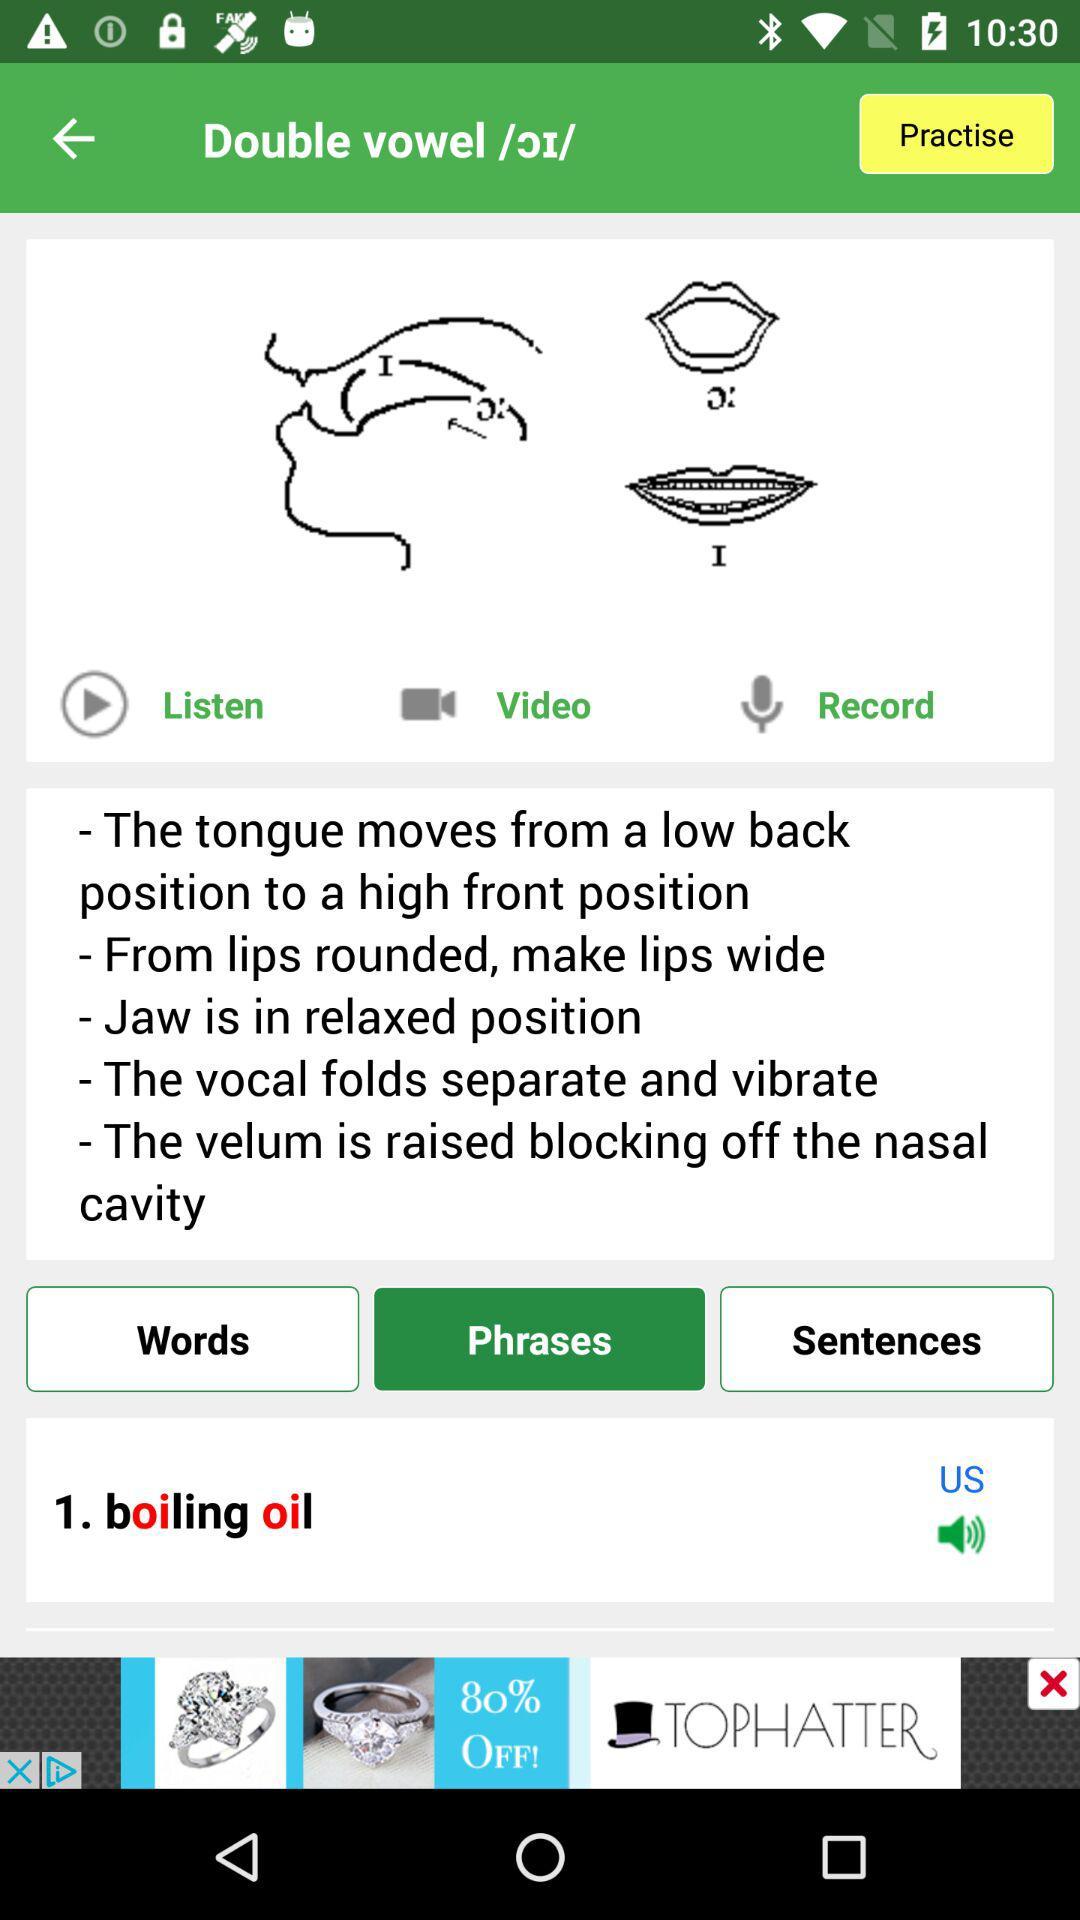  Describe the element at coordinates (1052, 1682) in the screenshot. I see `advertisement` at that location.